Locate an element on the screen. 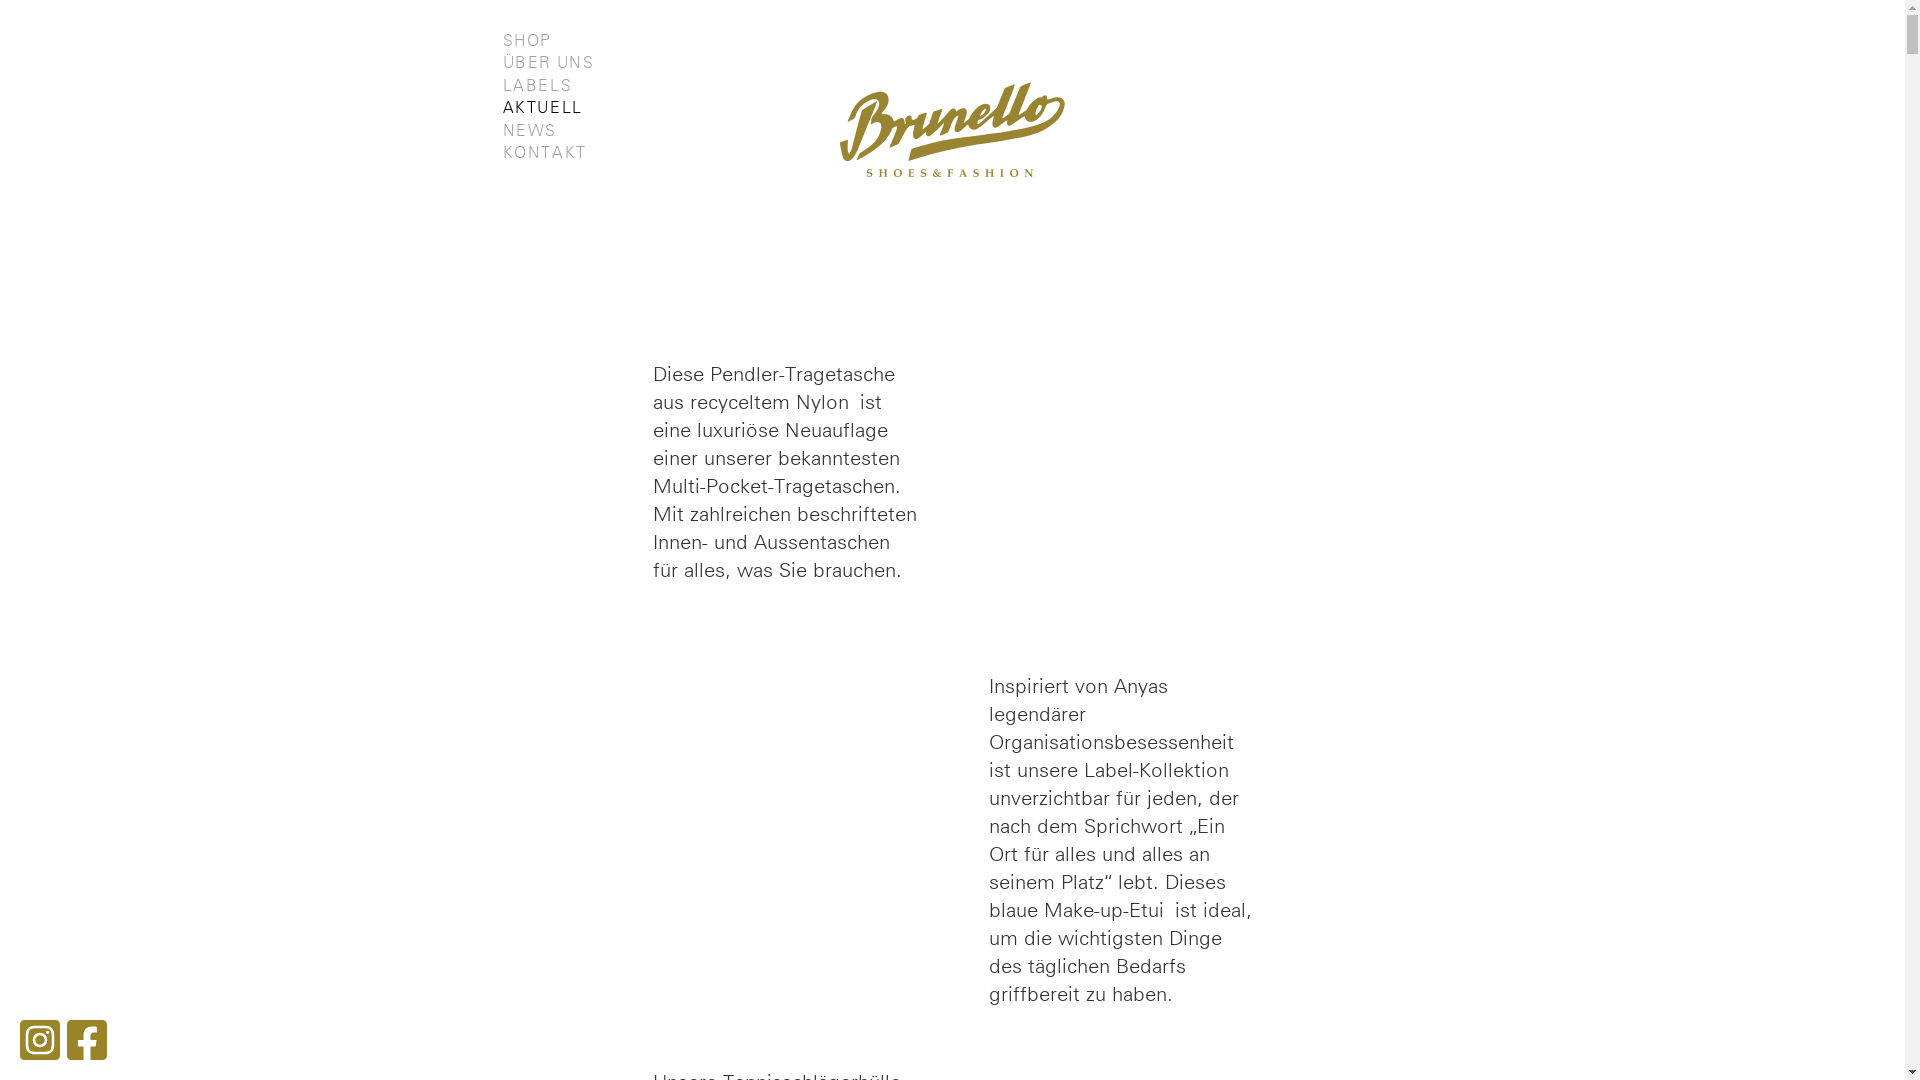  'LABELS' is located at coordinates (537, 84).